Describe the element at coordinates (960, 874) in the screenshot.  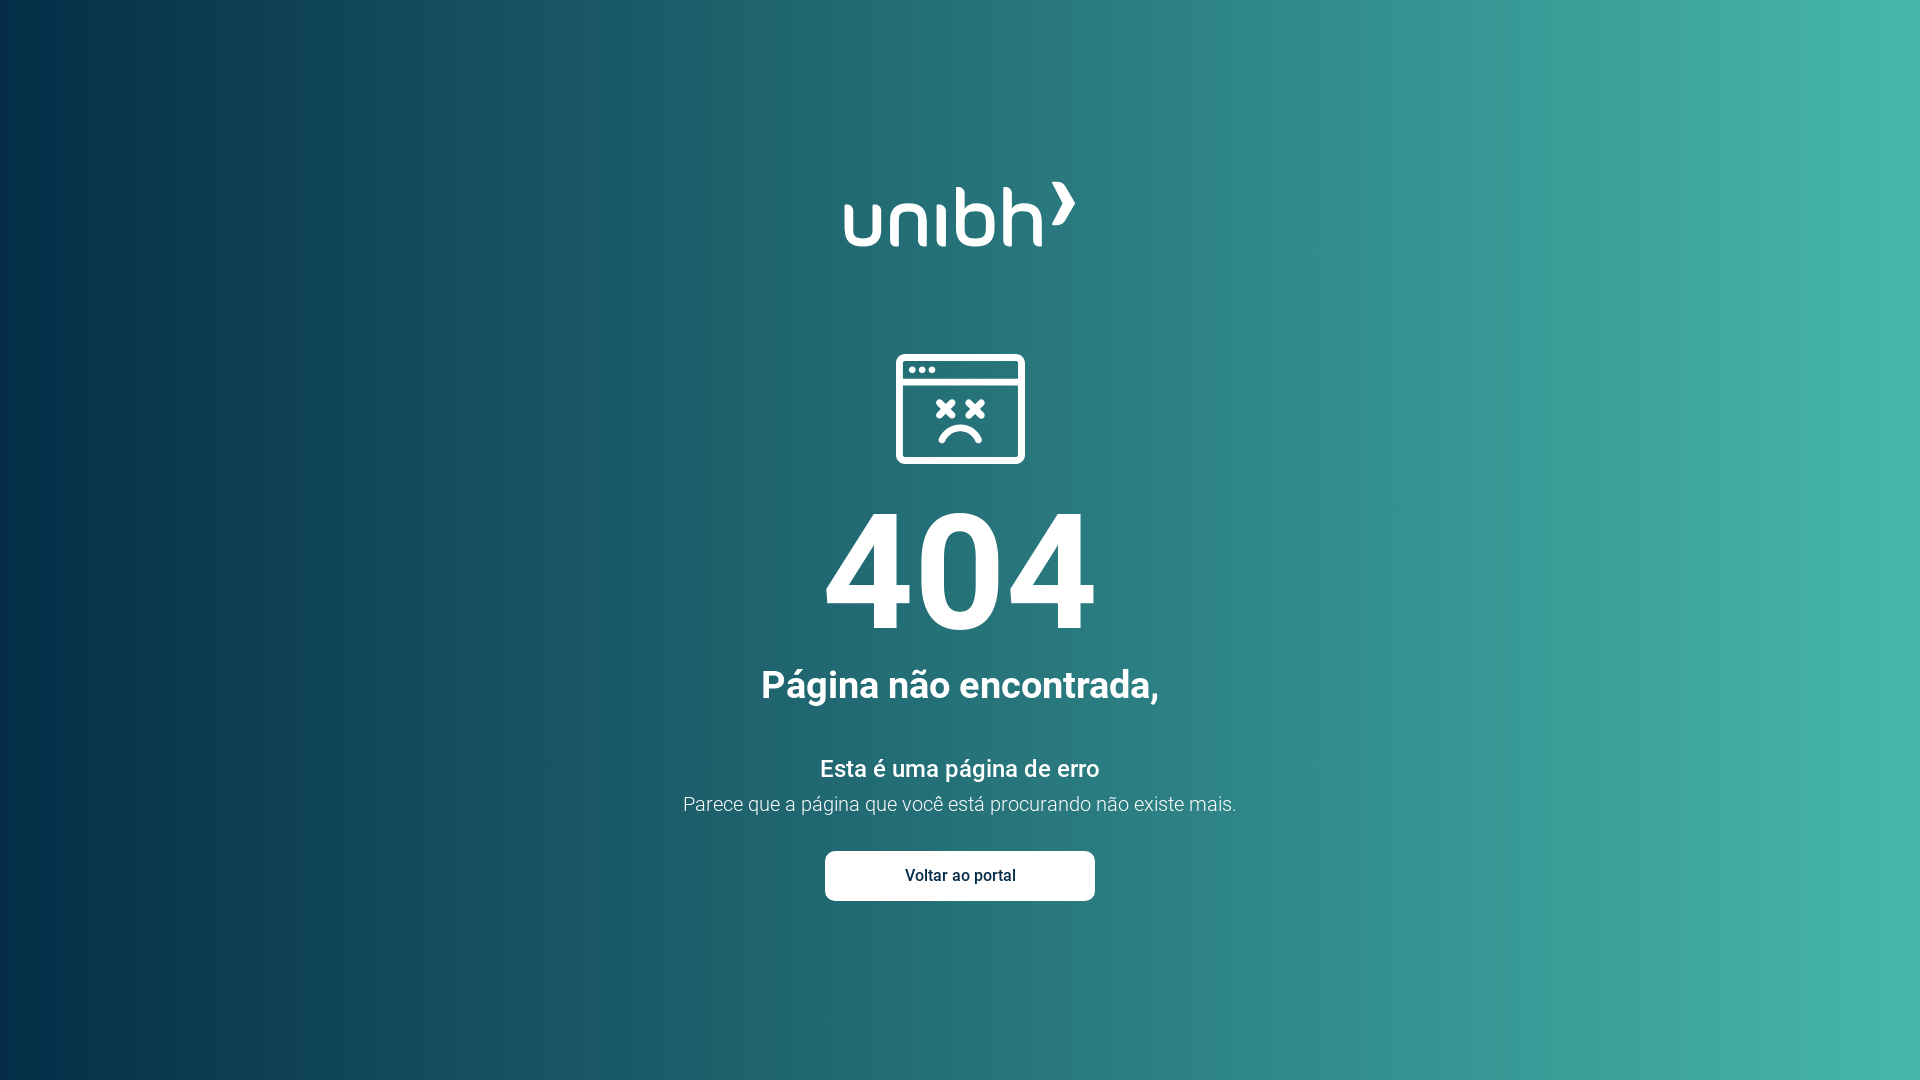
I see `'Voltar ao portal'` at that location.